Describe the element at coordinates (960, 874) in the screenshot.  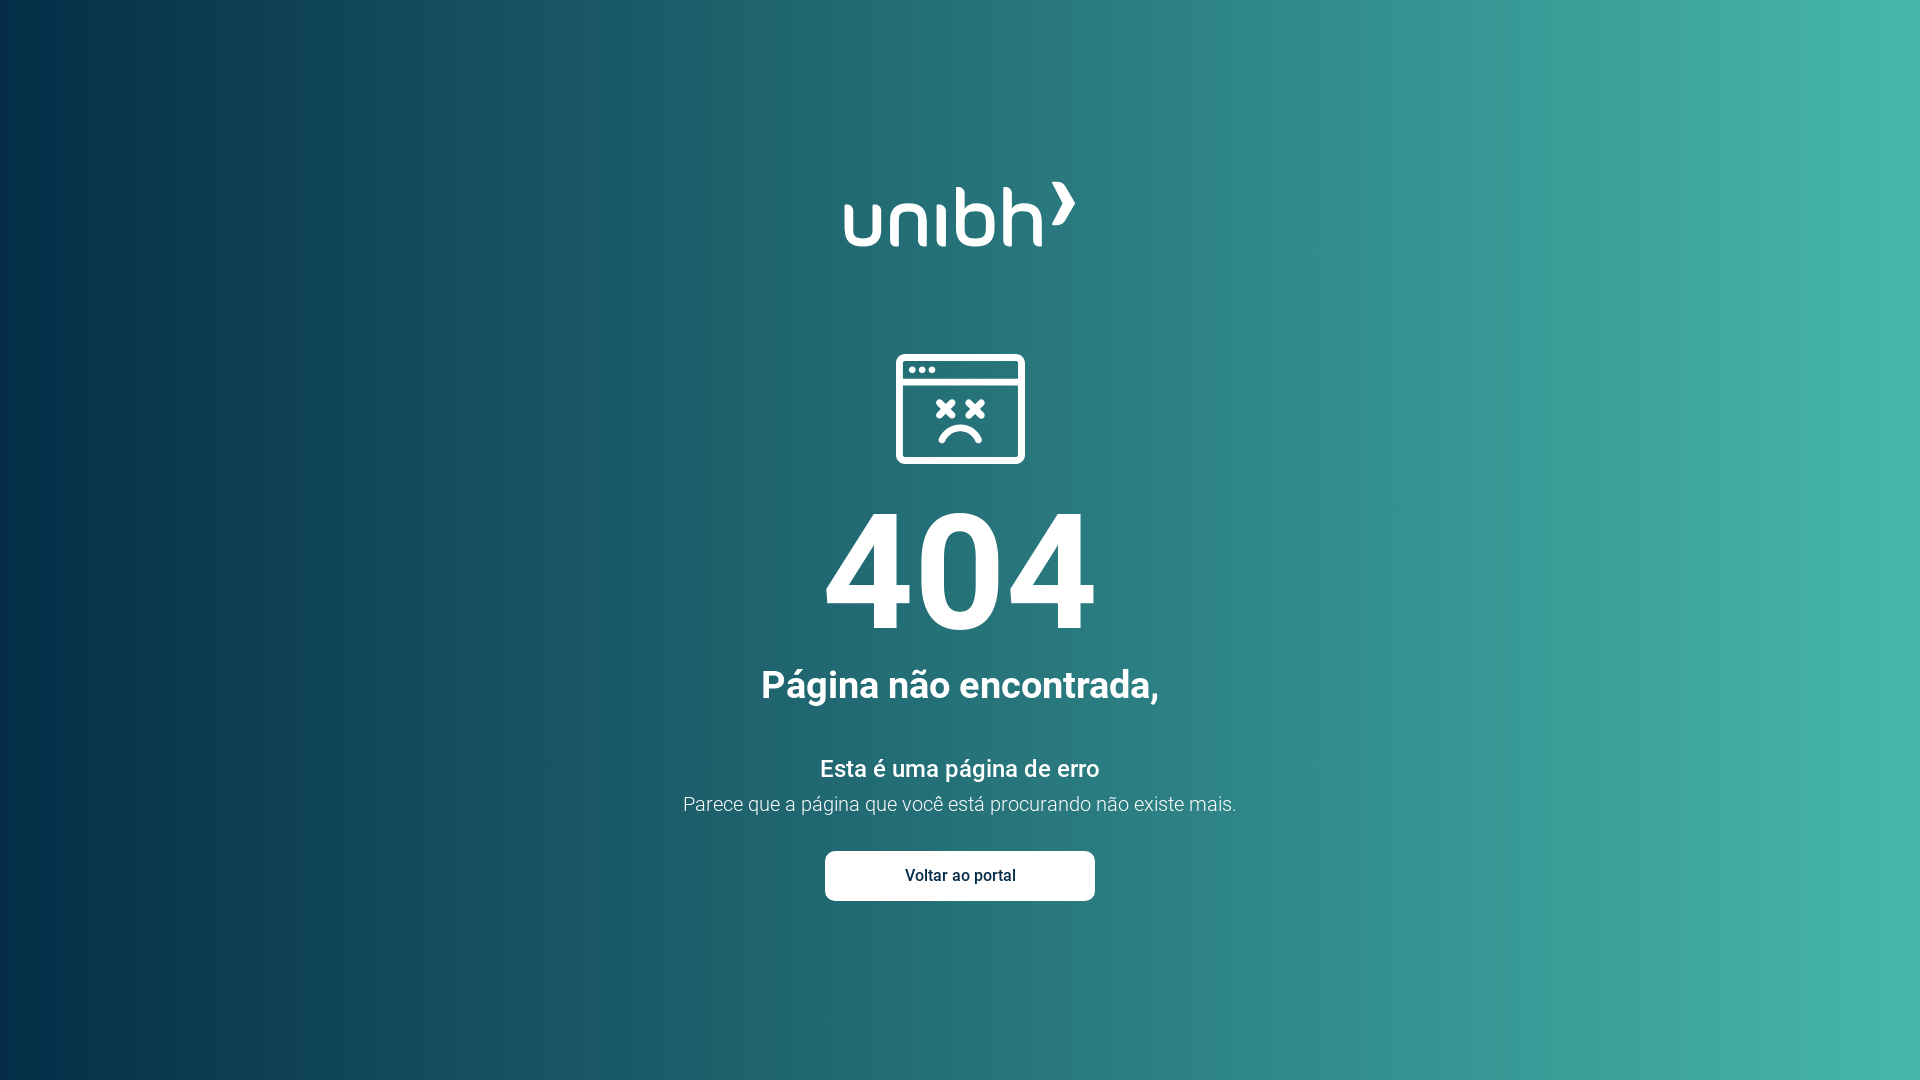
I see `'Voltar ao portal'` at that location.